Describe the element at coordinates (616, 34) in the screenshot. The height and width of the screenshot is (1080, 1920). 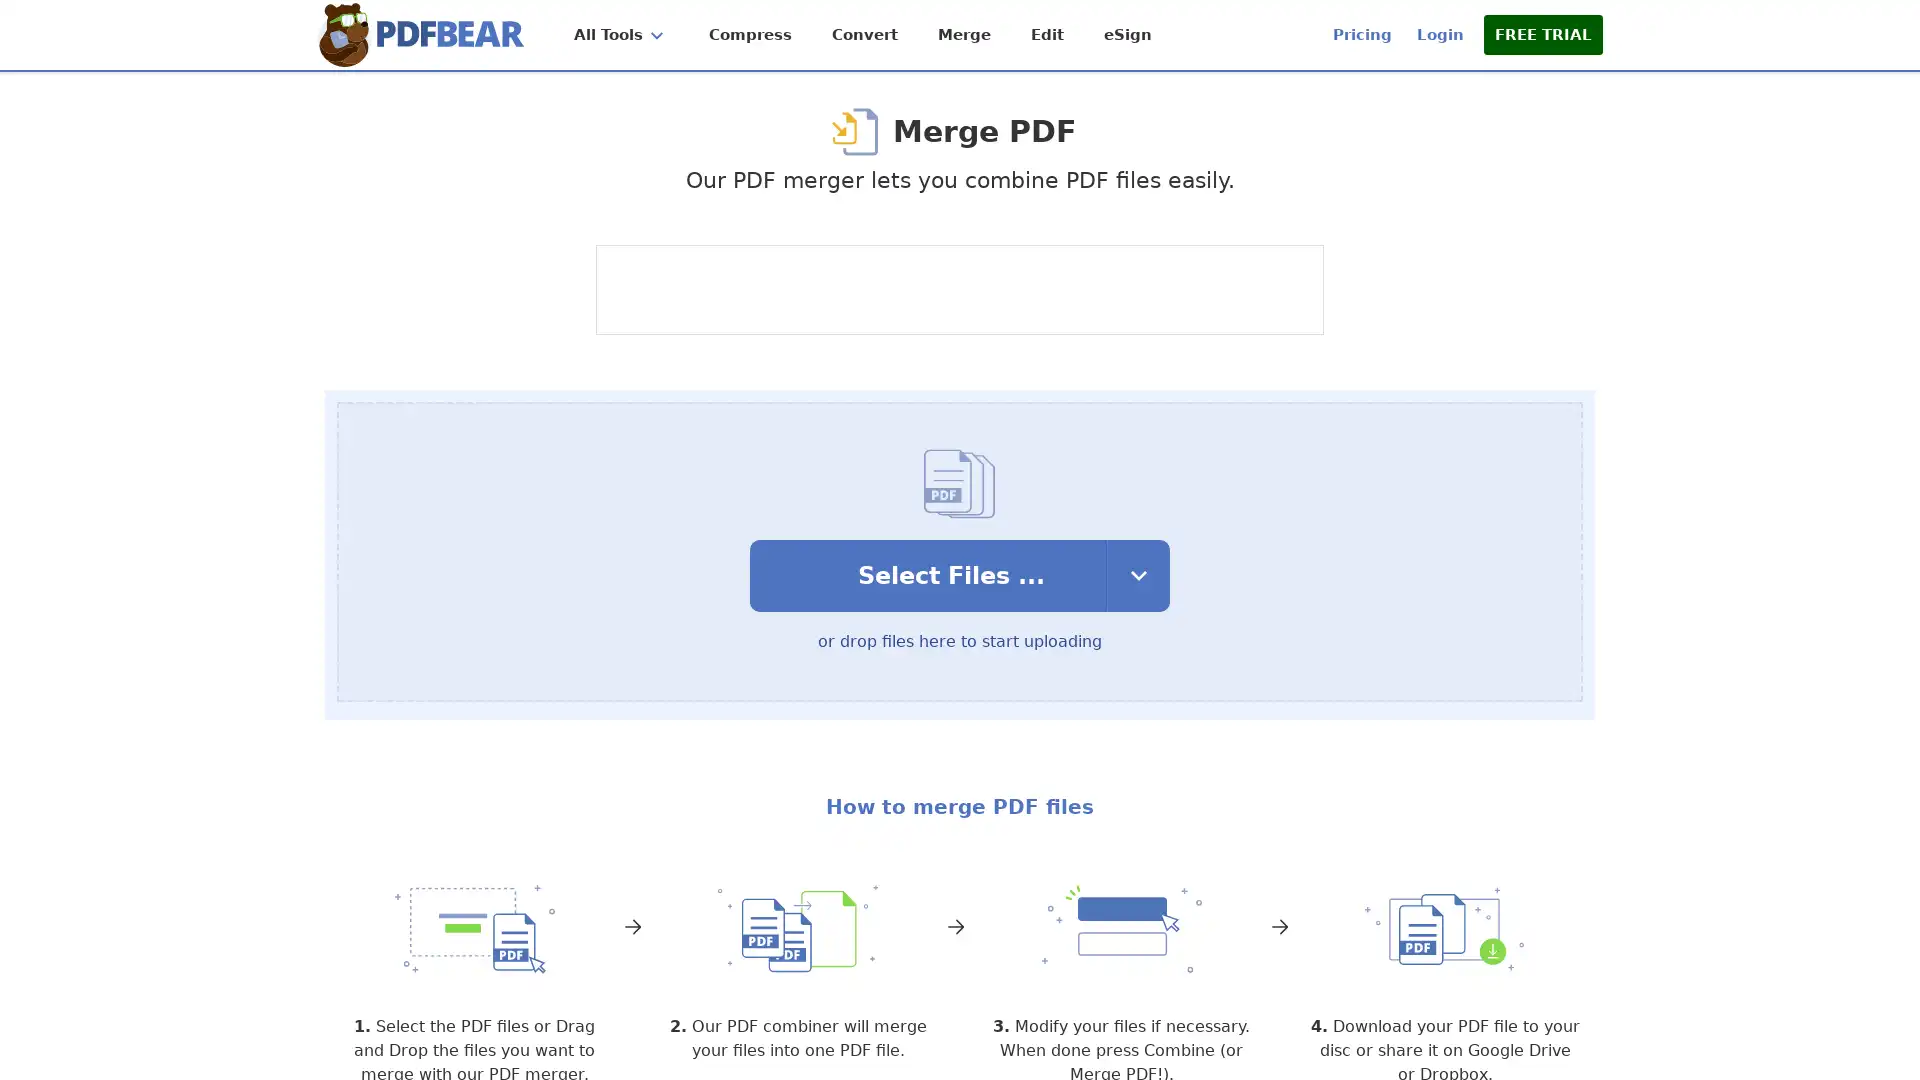
I see `All Tools` at that location.